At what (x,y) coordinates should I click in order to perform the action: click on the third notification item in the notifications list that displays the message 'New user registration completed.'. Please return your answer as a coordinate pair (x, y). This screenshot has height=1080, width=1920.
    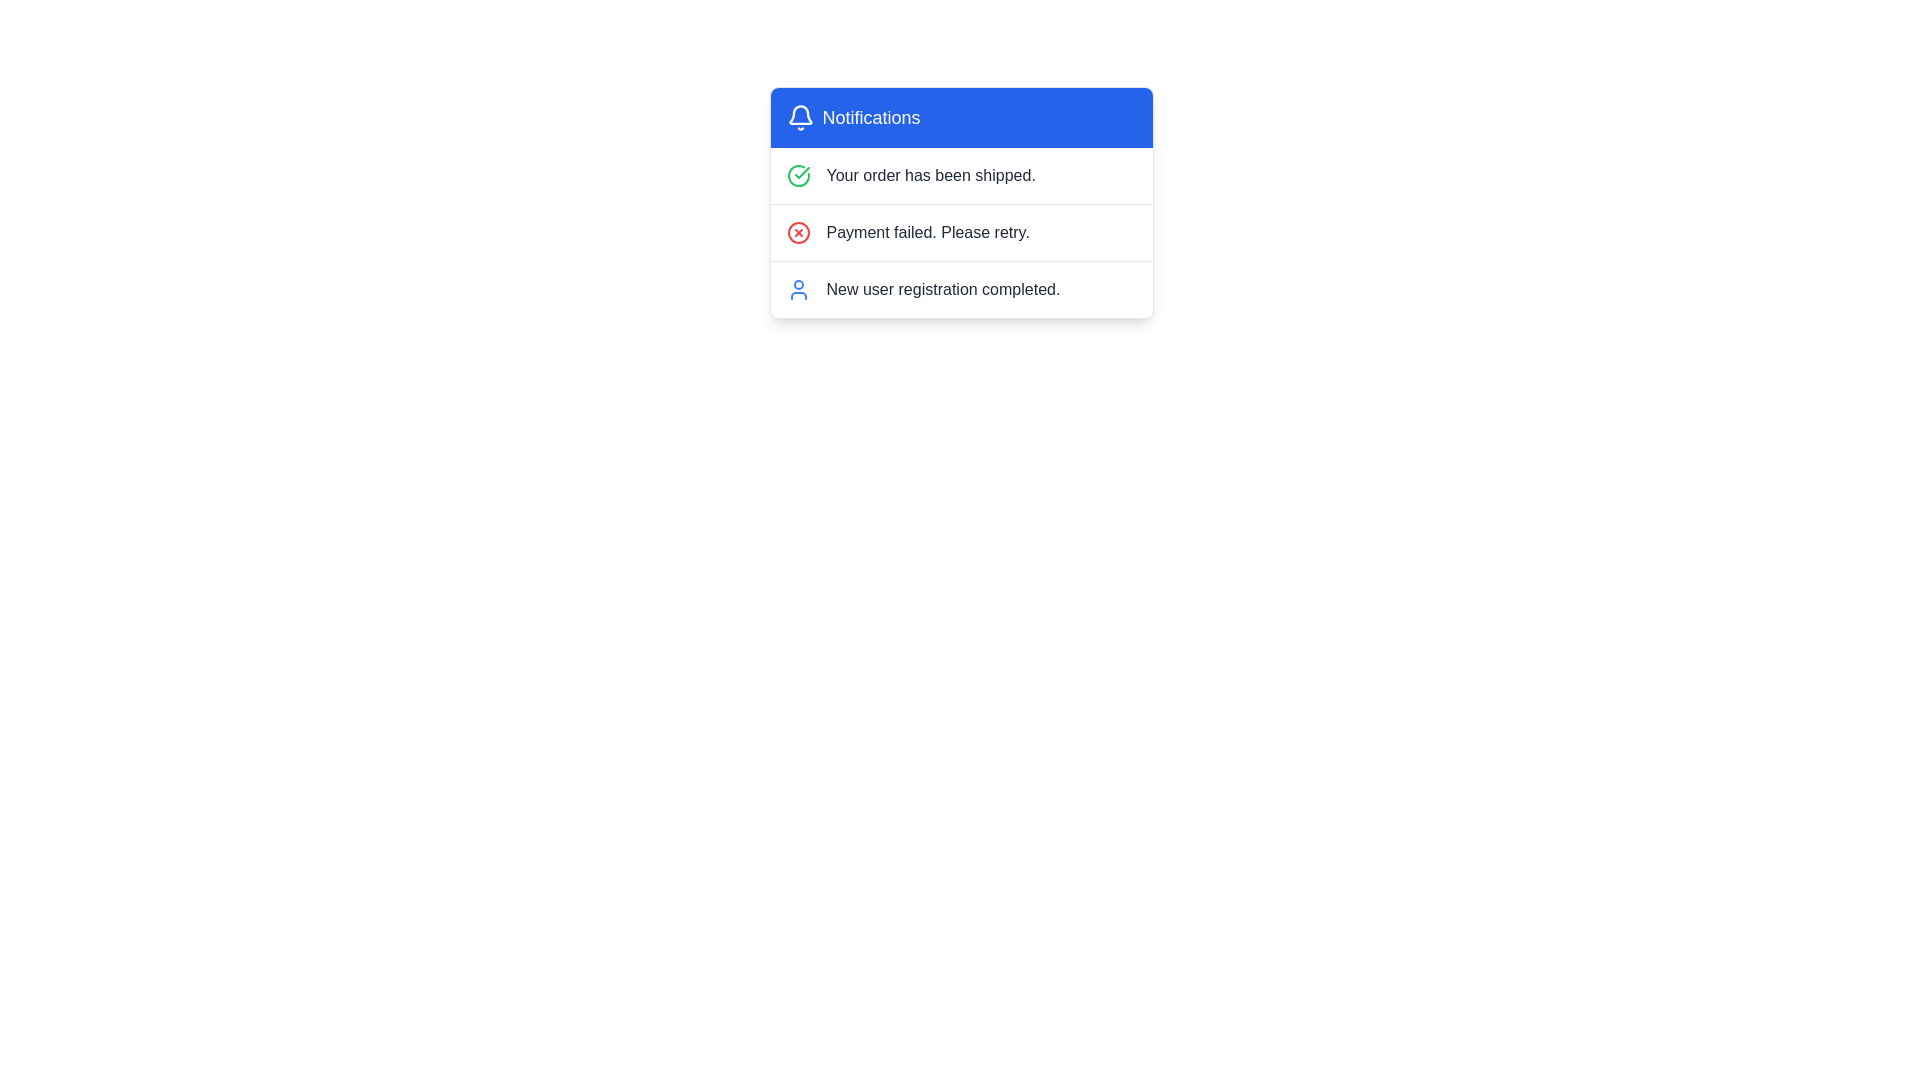
    Looking at the image, I should click on (942, 289).